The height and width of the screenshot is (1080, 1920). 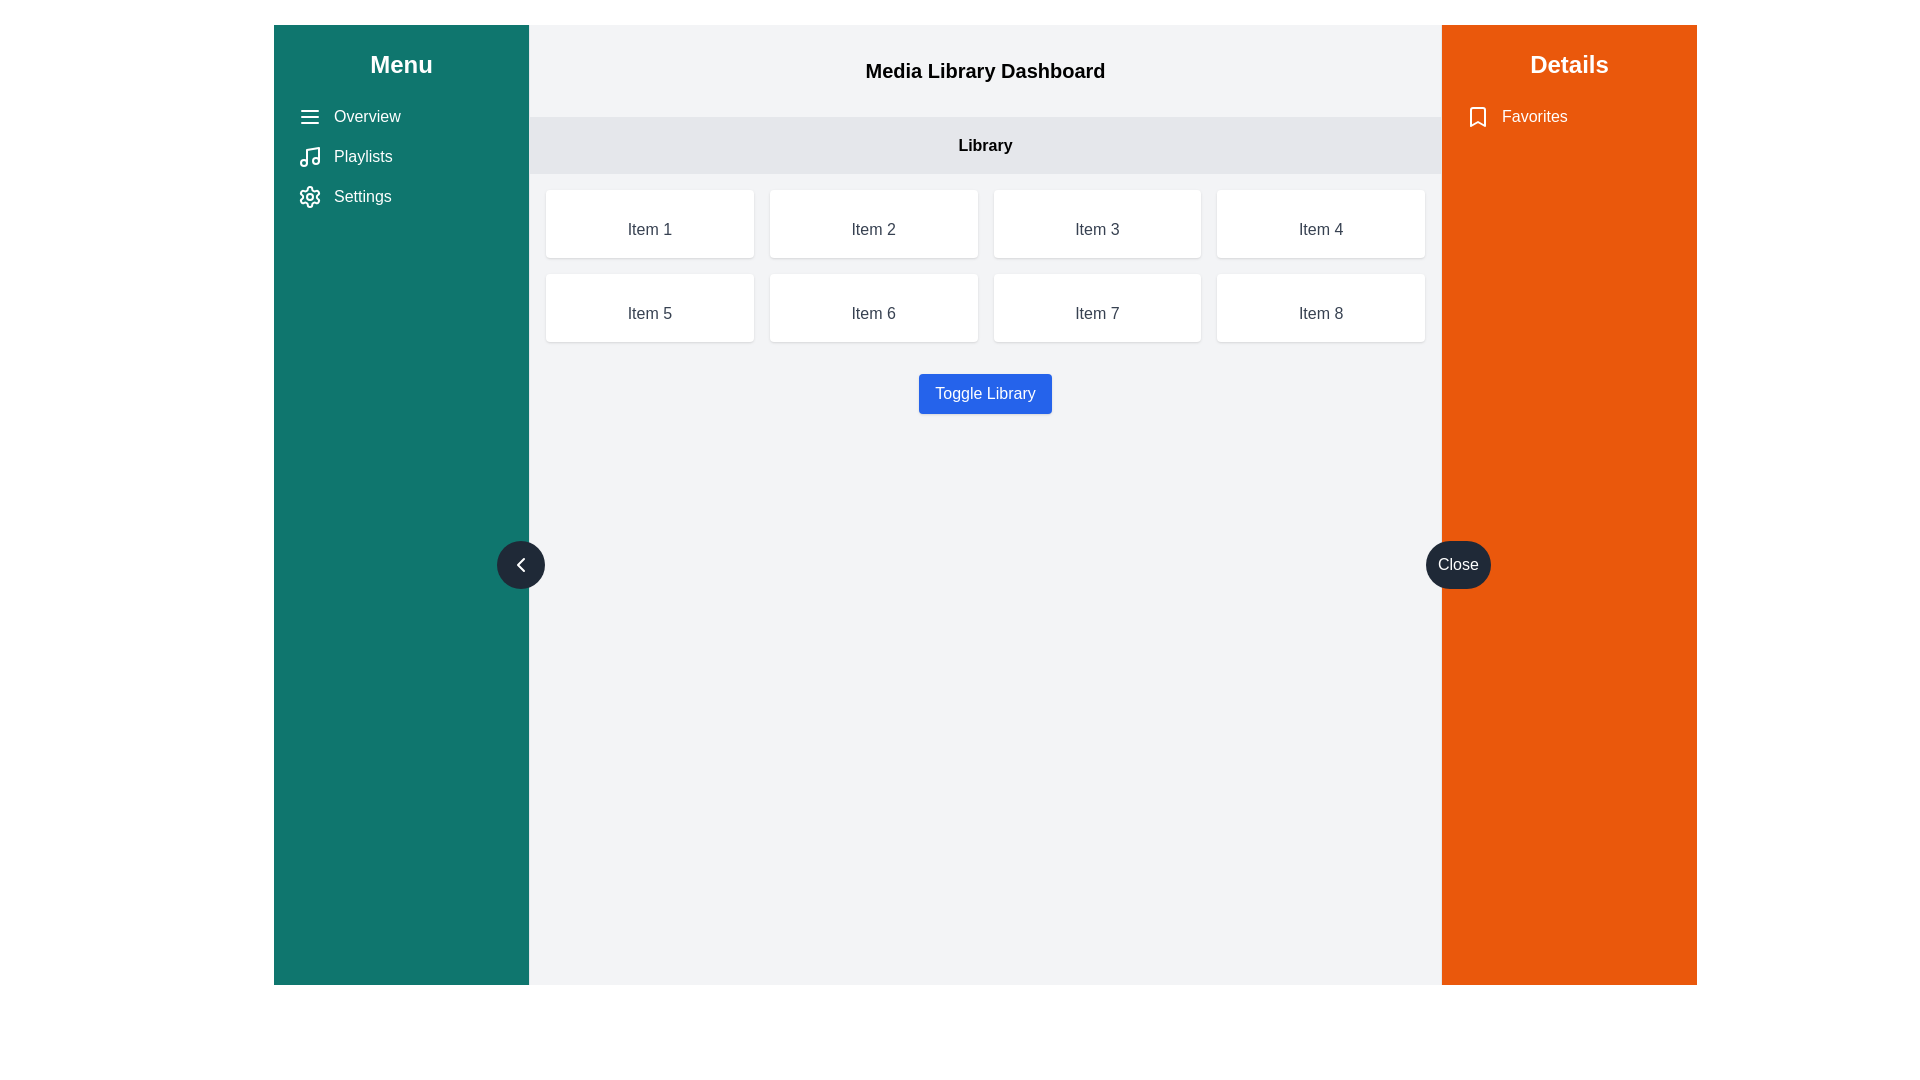 What do you see at coordinates (400, 64) in the screenshot?
I see `the Text label or heading in the left sidebar that indicates the section's purpose, positioned at the upper part of the sidebar` at bounding box center [400, 64].